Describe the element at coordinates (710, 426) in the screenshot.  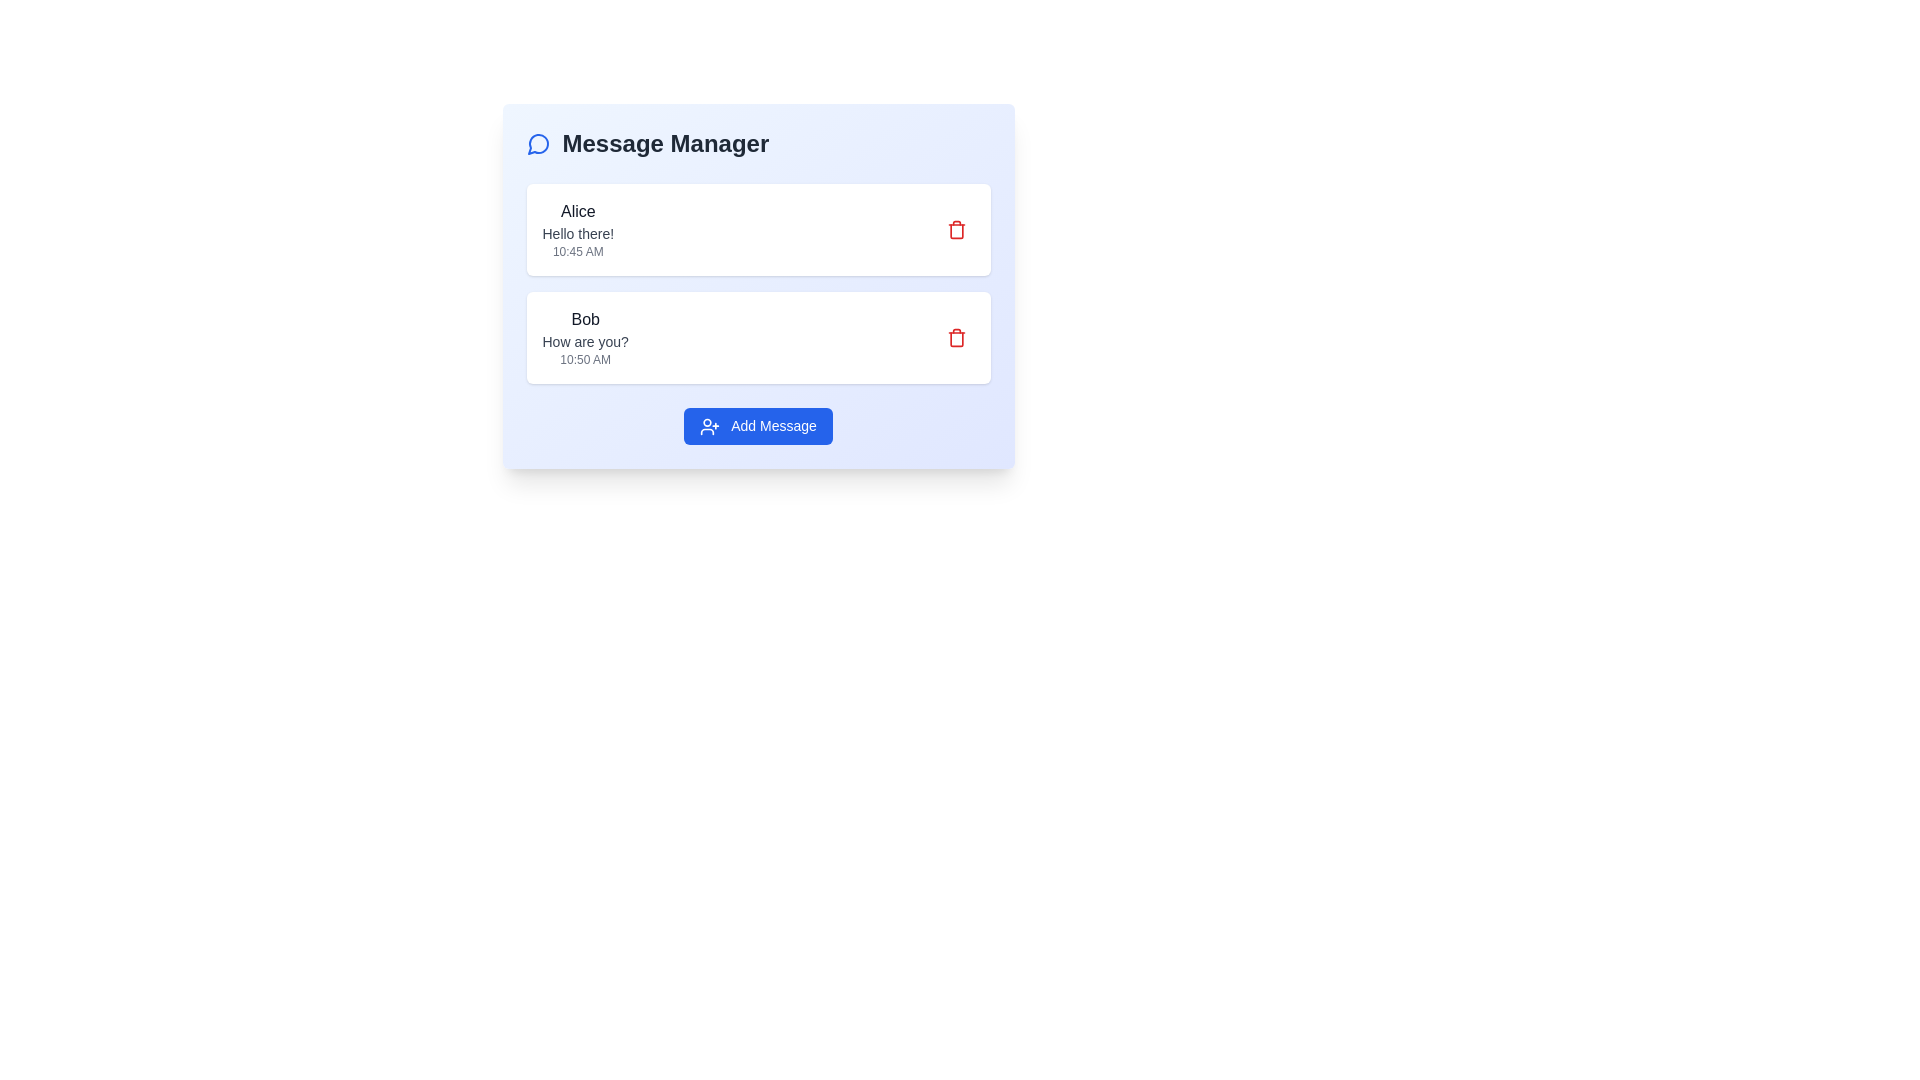
I see `the icon located within the 'Add Message' button, positioned to the left of the text label at the bottom of the interface panel` at that location.